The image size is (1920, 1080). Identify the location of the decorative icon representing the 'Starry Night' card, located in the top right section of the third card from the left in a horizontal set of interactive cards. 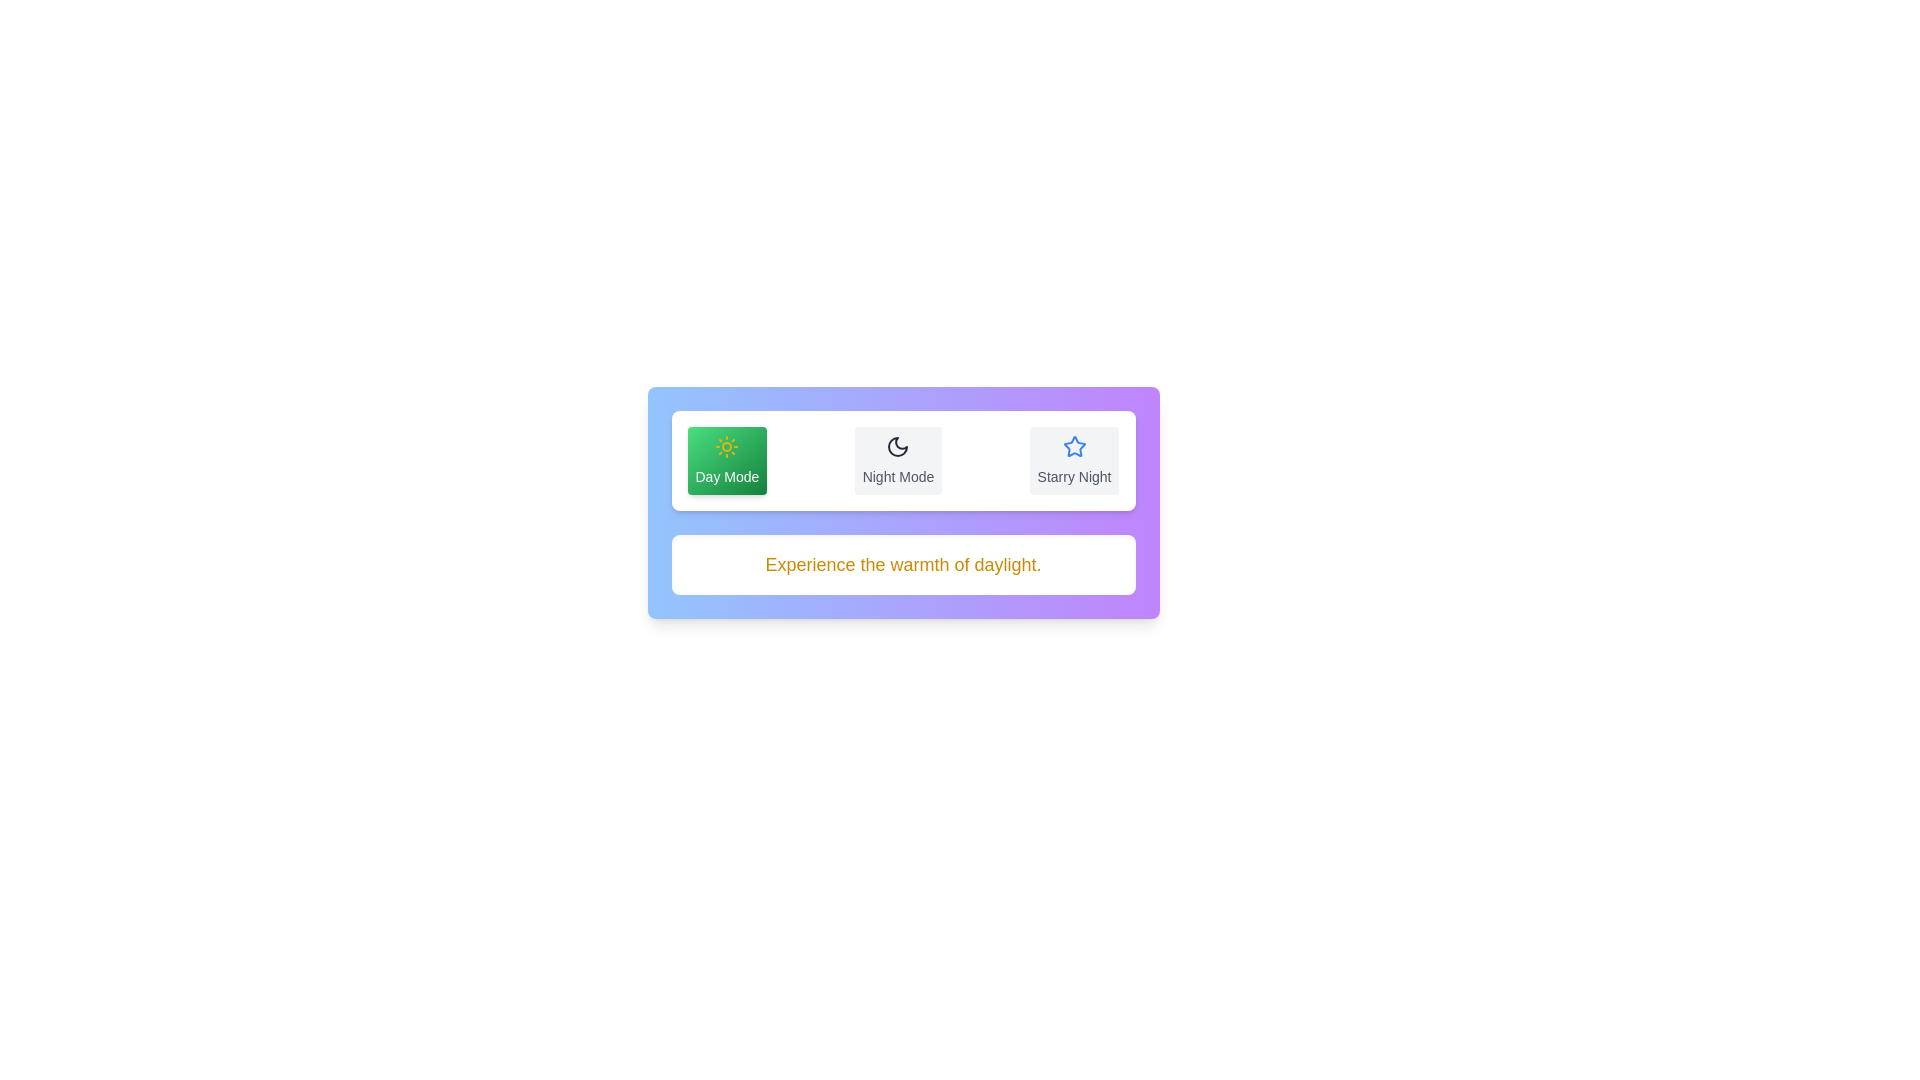
(1073, 445).